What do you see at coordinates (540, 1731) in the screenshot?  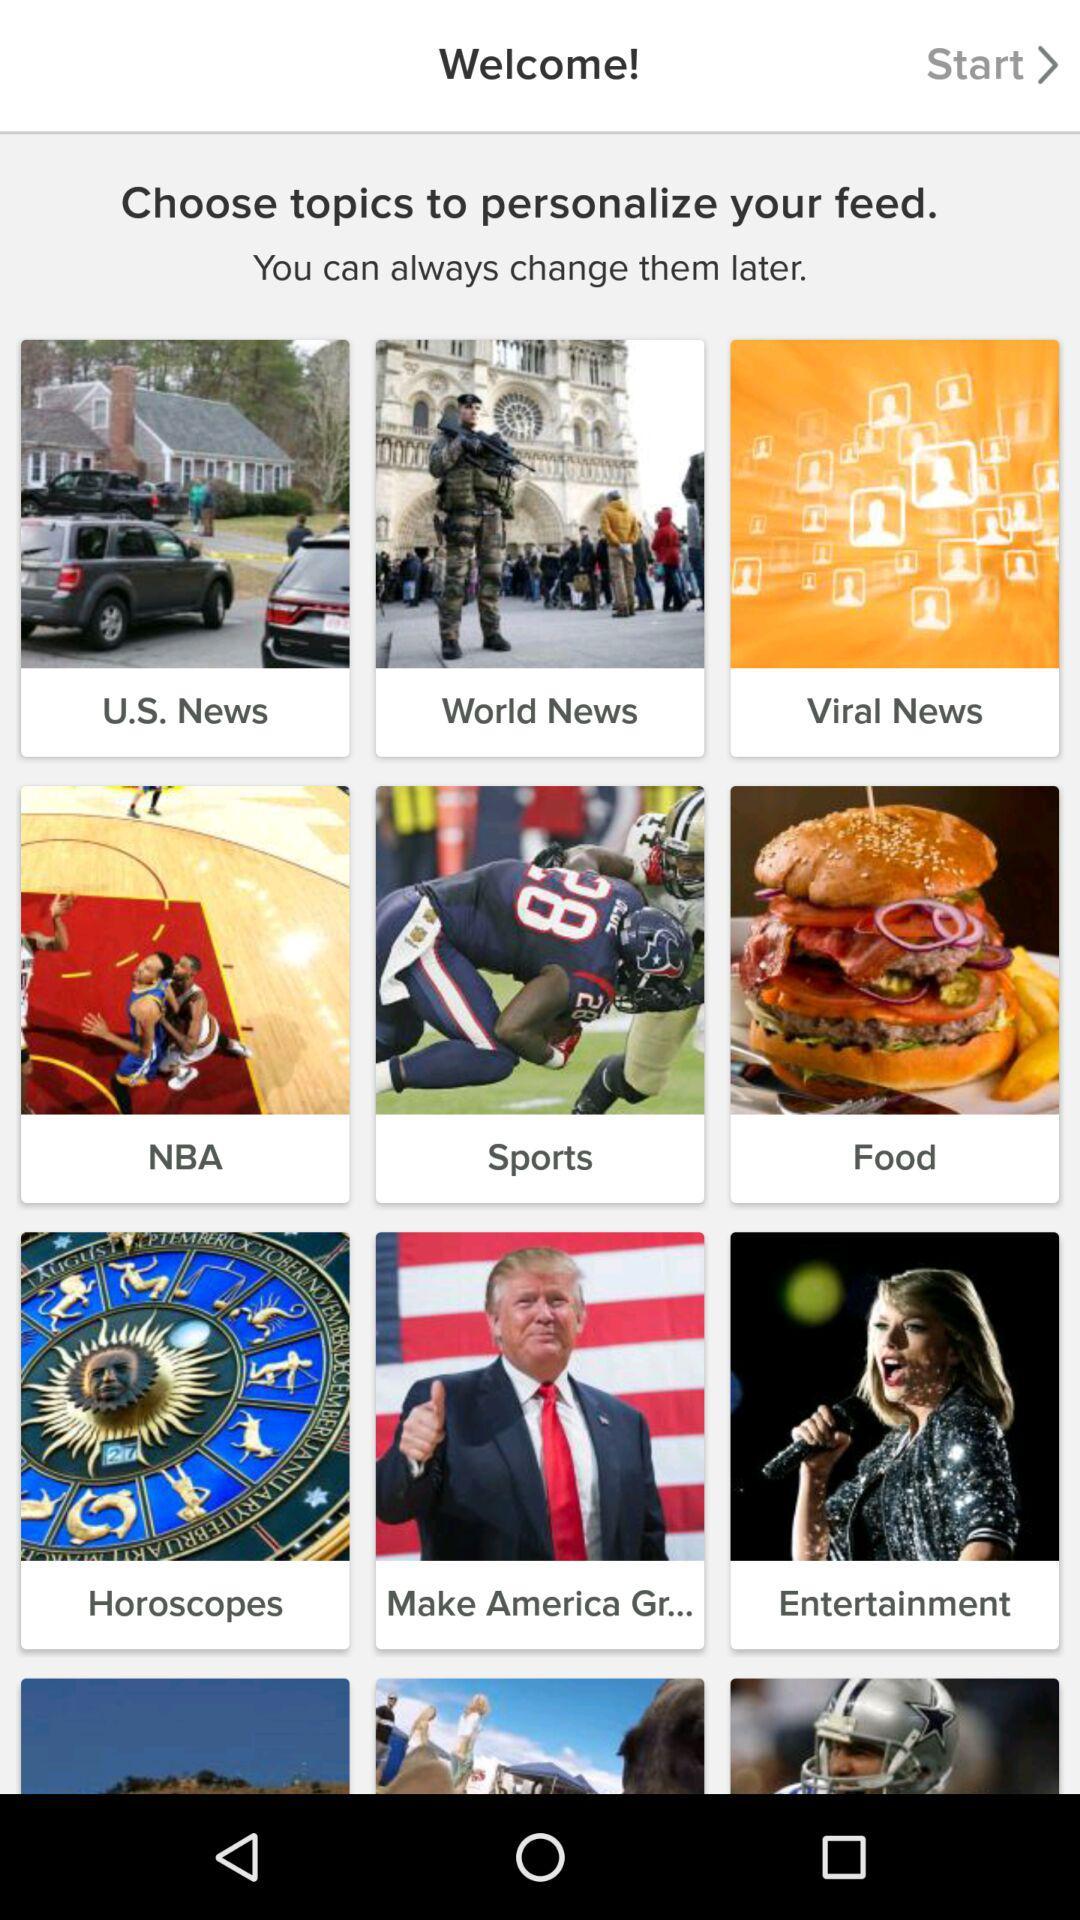 I see `the second image from the bottom` at bounding box center [540, 1731].